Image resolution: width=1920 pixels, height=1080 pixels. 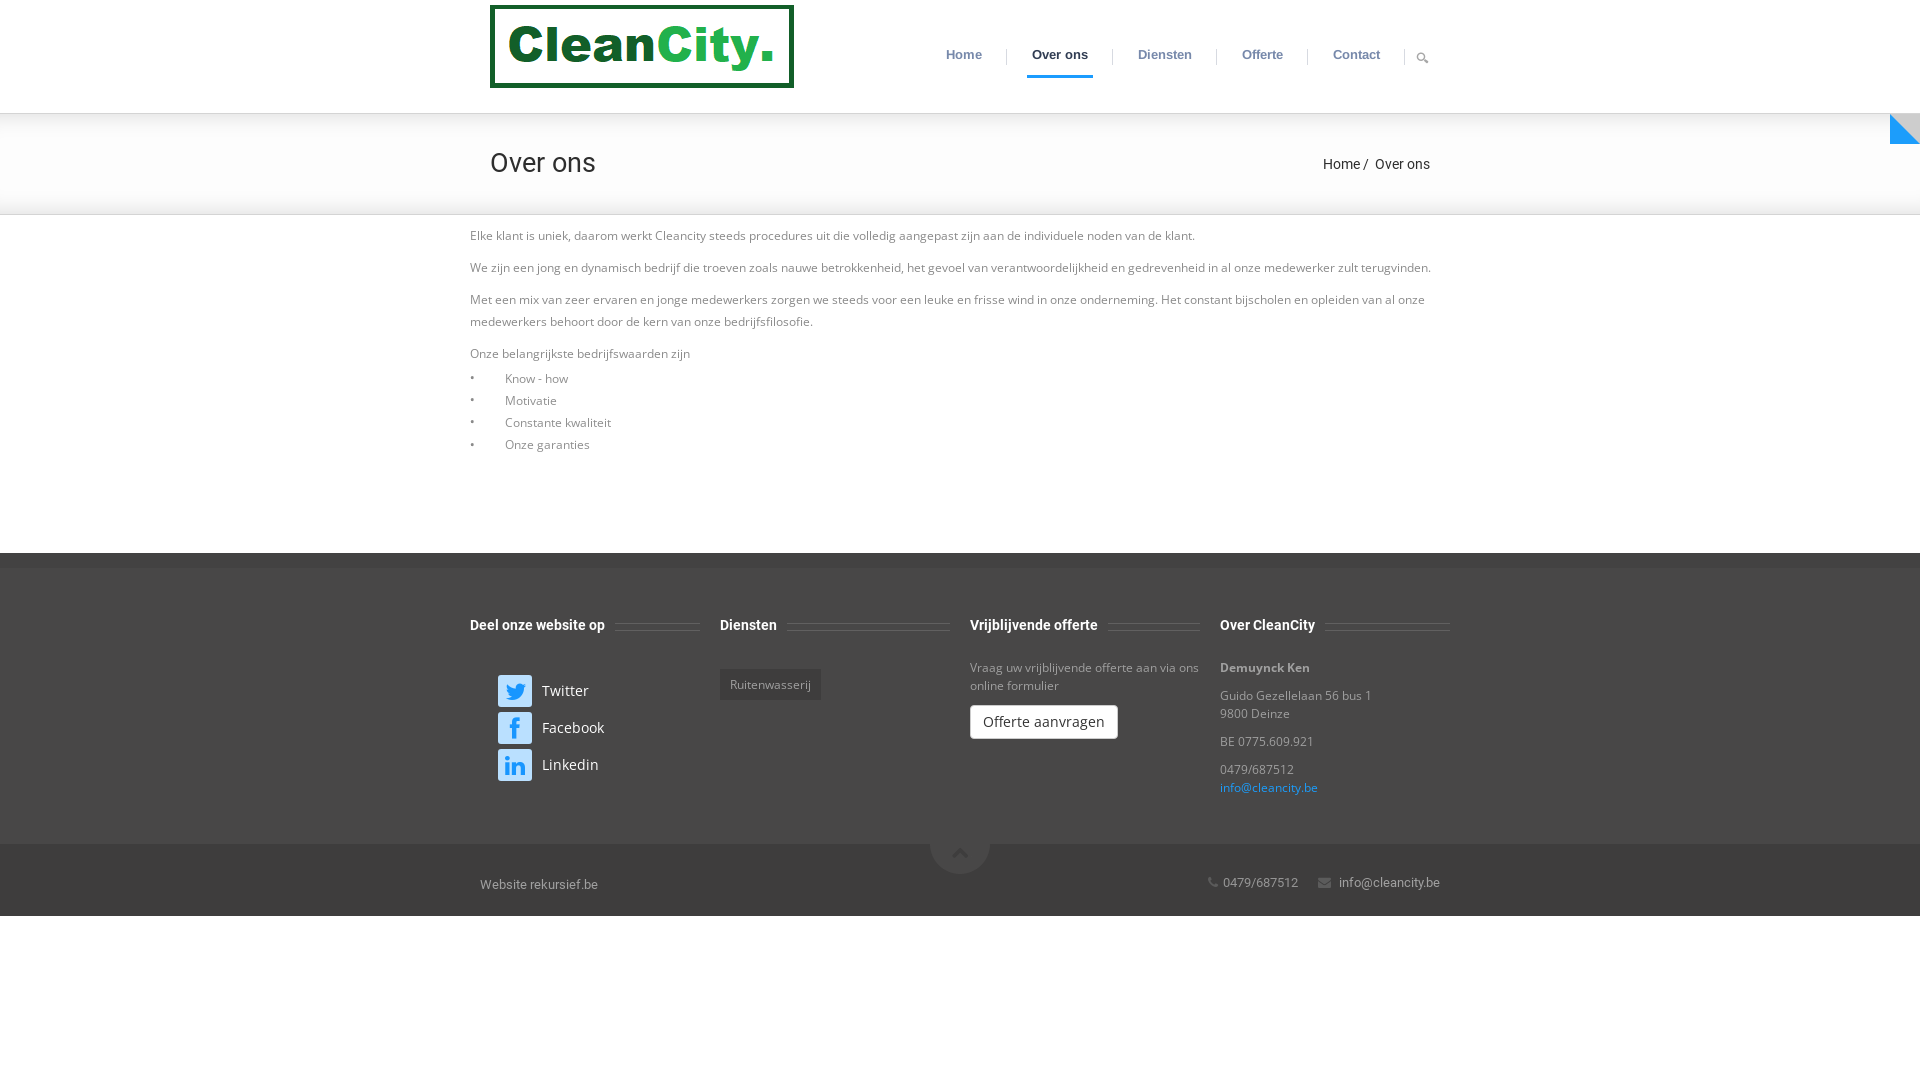 I want to click on 'Twitter', so click(x=564, y=689).